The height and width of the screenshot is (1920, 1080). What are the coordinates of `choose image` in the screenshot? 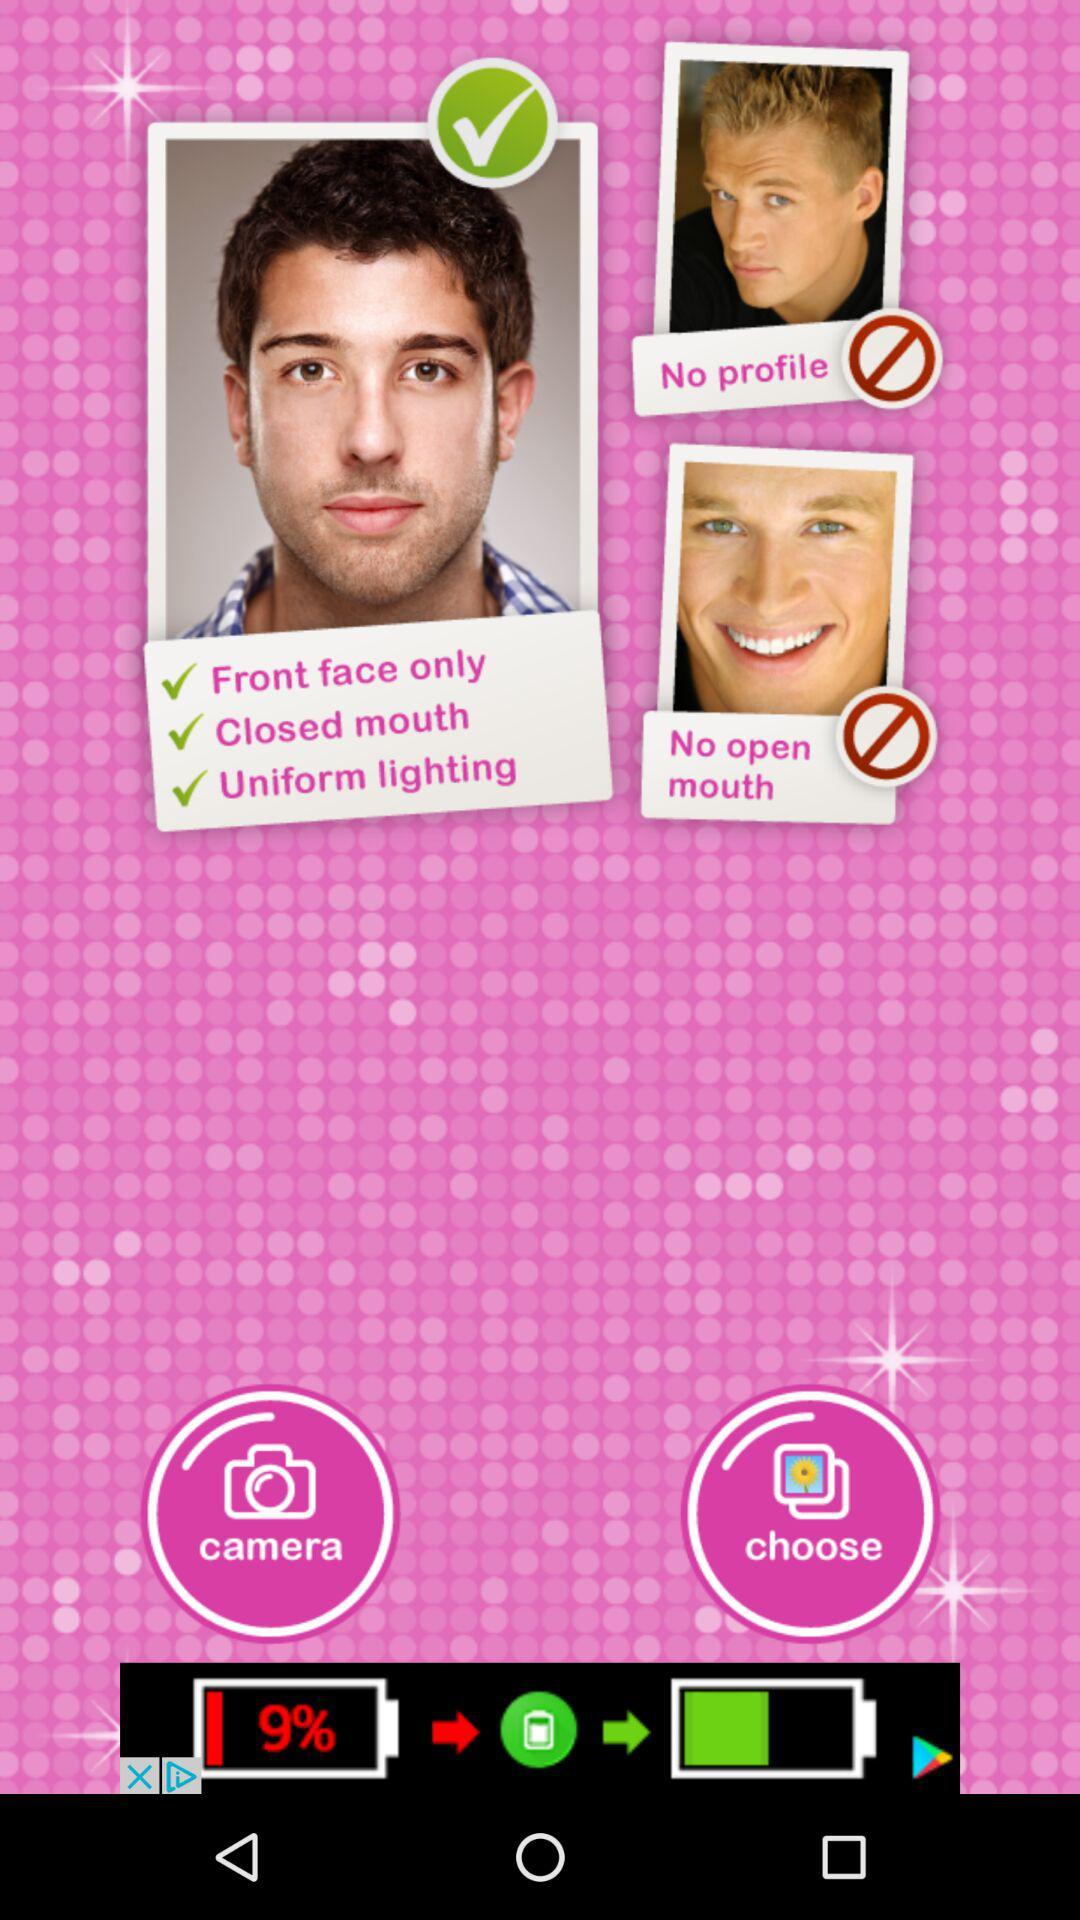 It's located at (810, 1513).